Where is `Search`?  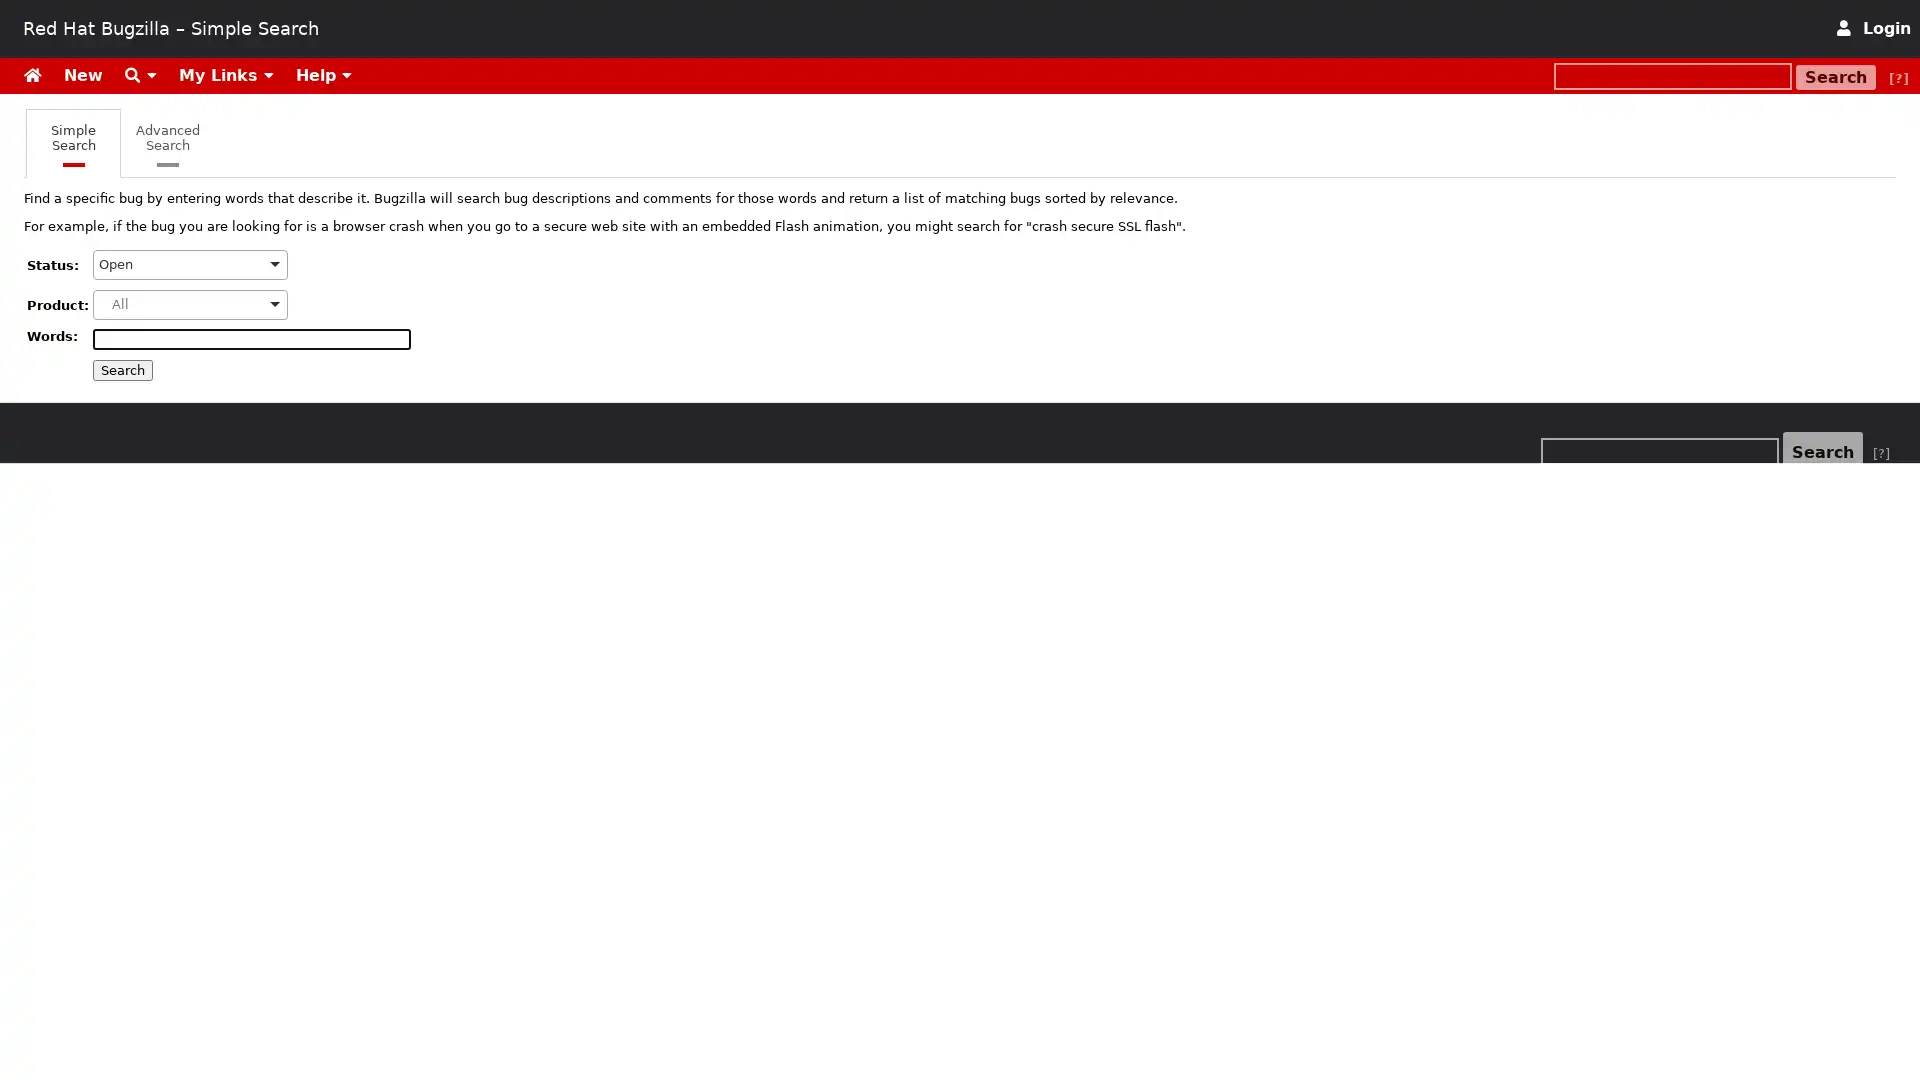 Search is located at coordinates (1836, 76).